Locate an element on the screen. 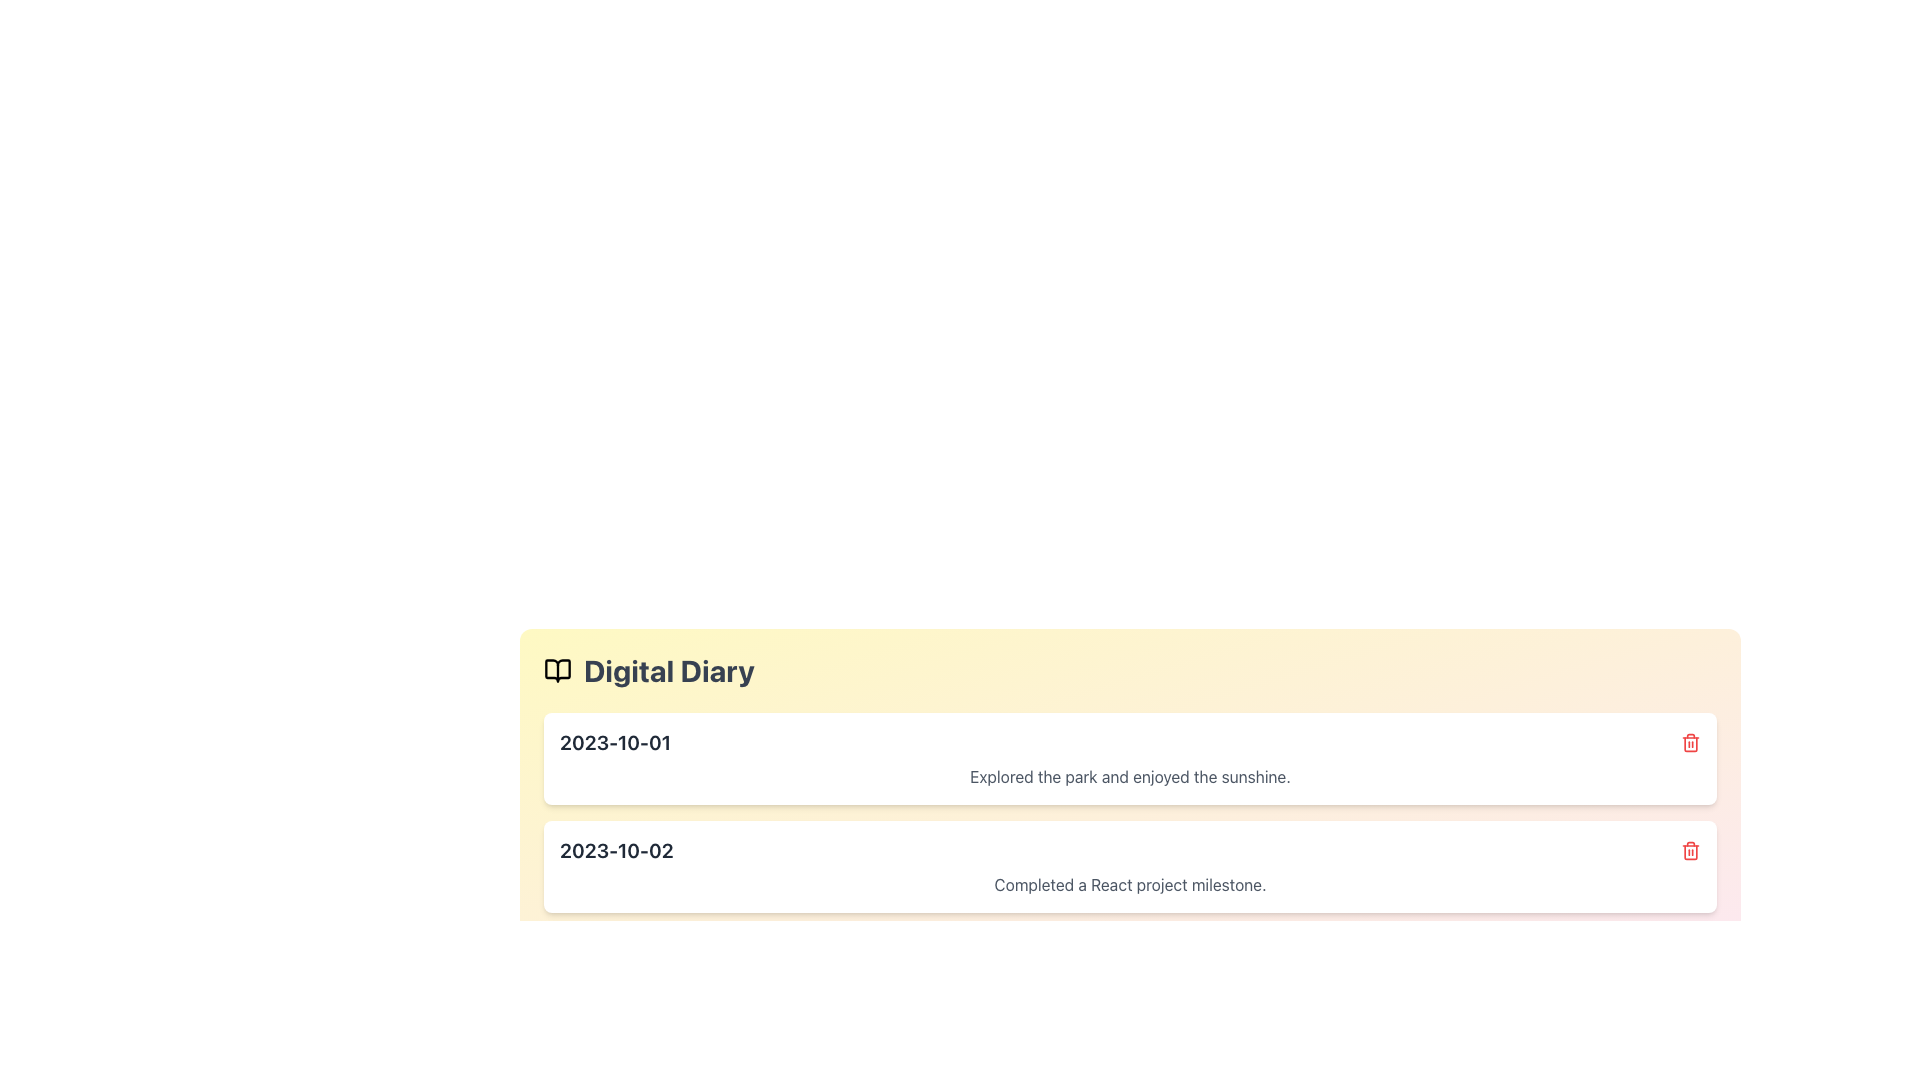 Image resolution: width=1920 pixels, height=1080 pixels. the circular SVG element styled as a basic circle, located at the bottom-right corner of a card containing diary entries is located at coordinates (1689, 948).